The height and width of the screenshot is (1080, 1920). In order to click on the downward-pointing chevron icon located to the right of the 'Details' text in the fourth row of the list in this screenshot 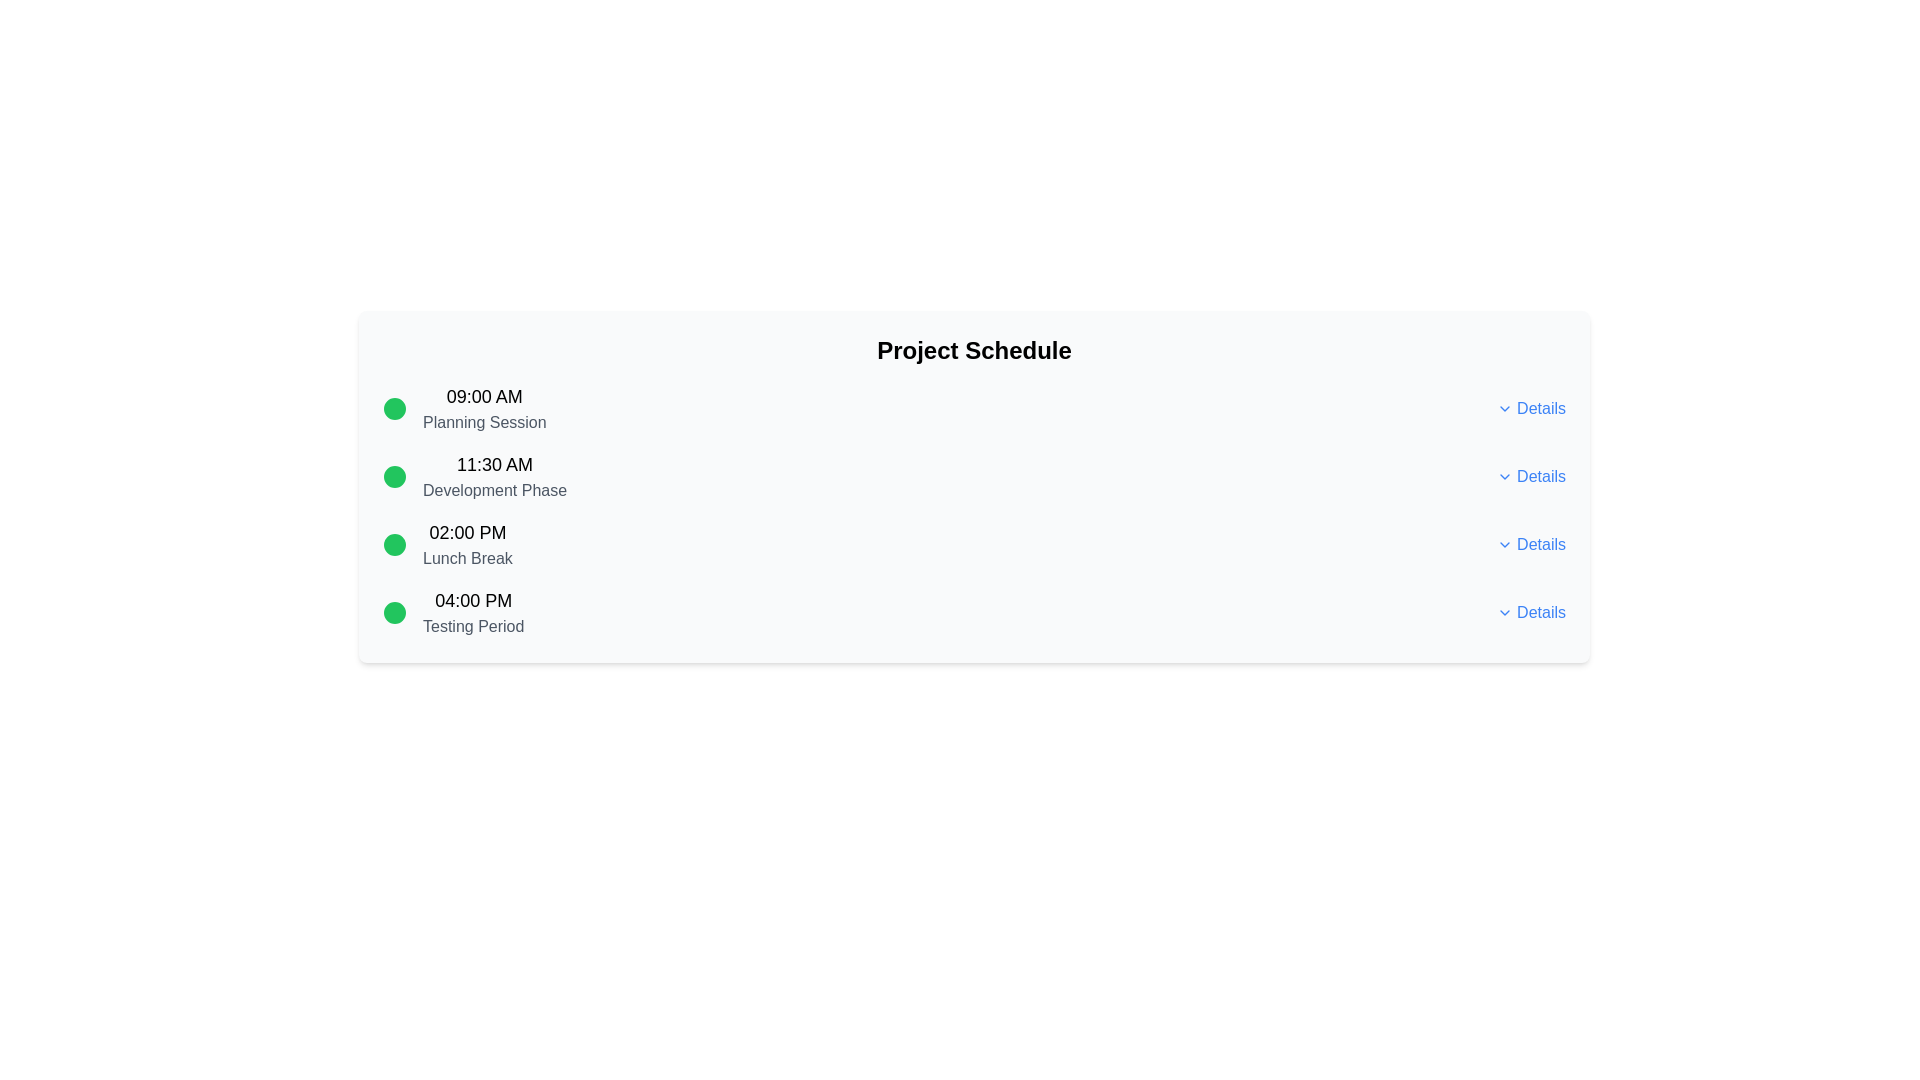, I will do `click(1505, 612)`.